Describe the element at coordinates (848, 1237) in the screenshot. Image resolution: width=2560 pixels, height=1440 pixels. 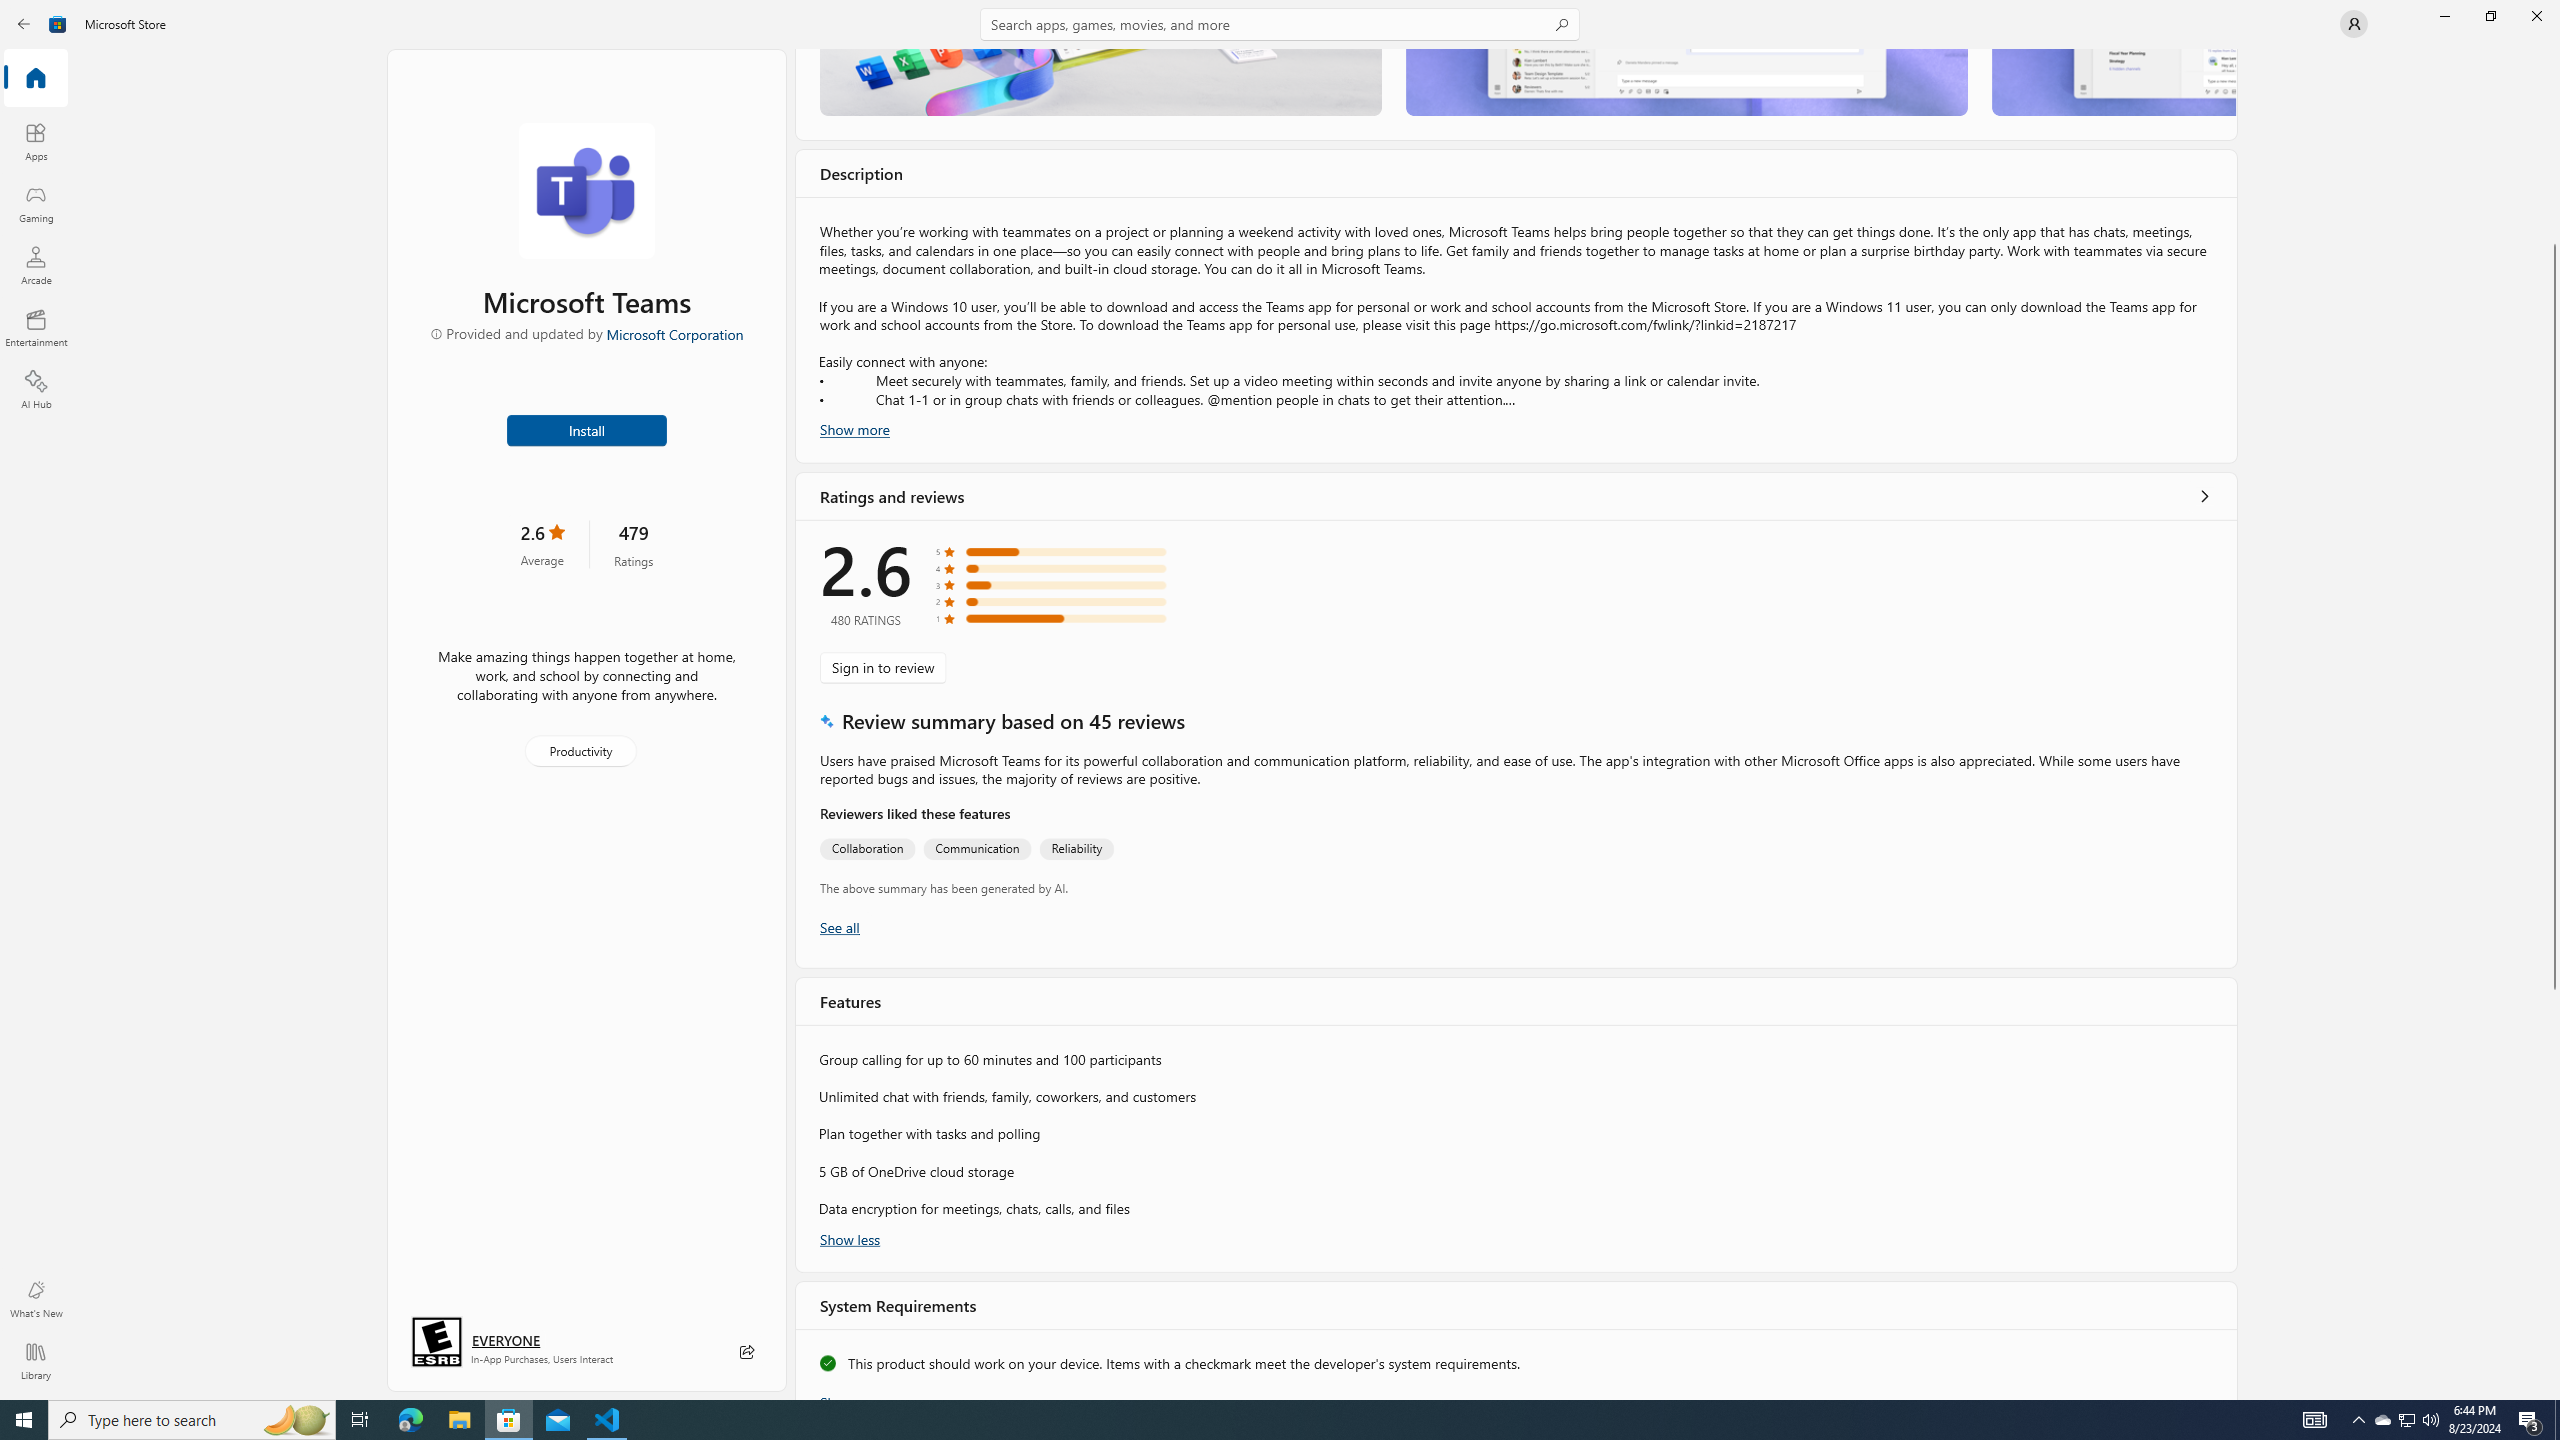
I see `'Show less'` at that location.